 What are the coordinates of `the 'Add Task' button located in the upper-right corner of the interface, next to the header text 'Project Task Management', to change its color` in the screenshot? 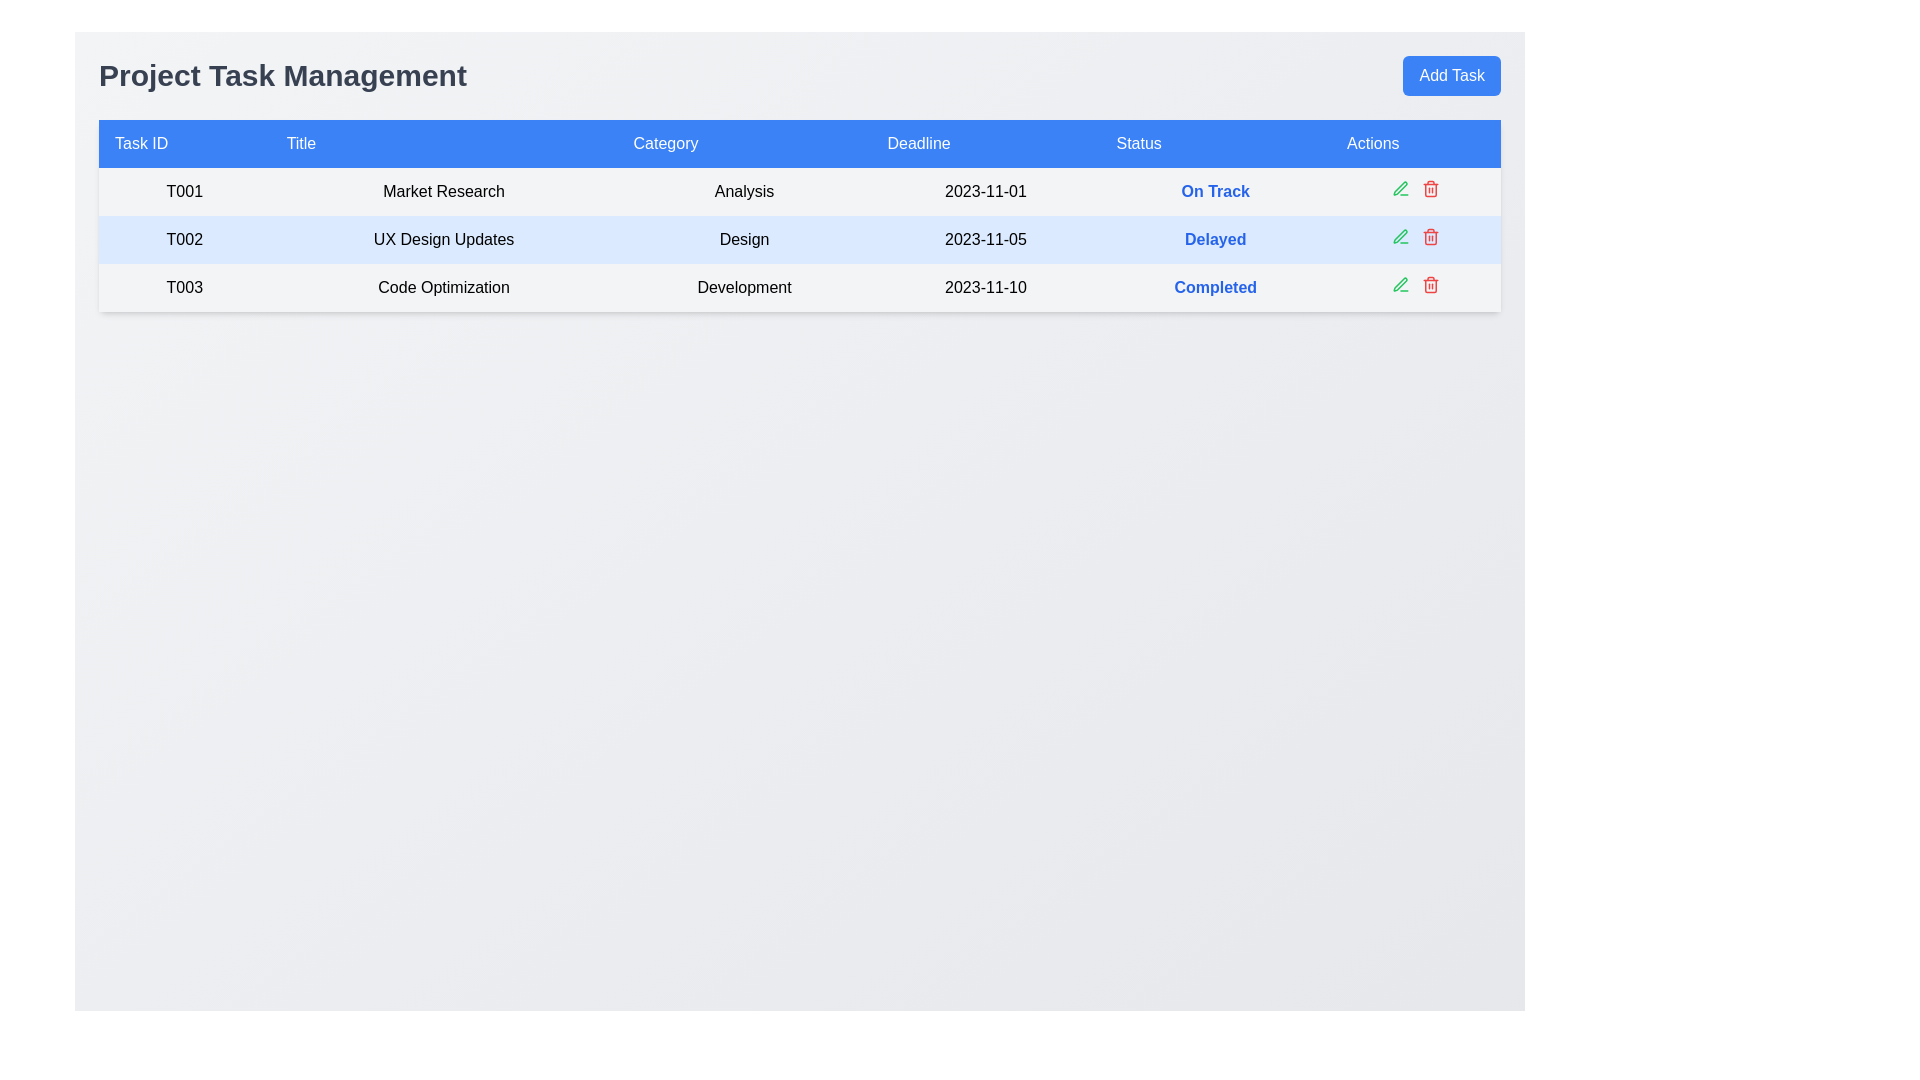 It's located at (1452, 75).